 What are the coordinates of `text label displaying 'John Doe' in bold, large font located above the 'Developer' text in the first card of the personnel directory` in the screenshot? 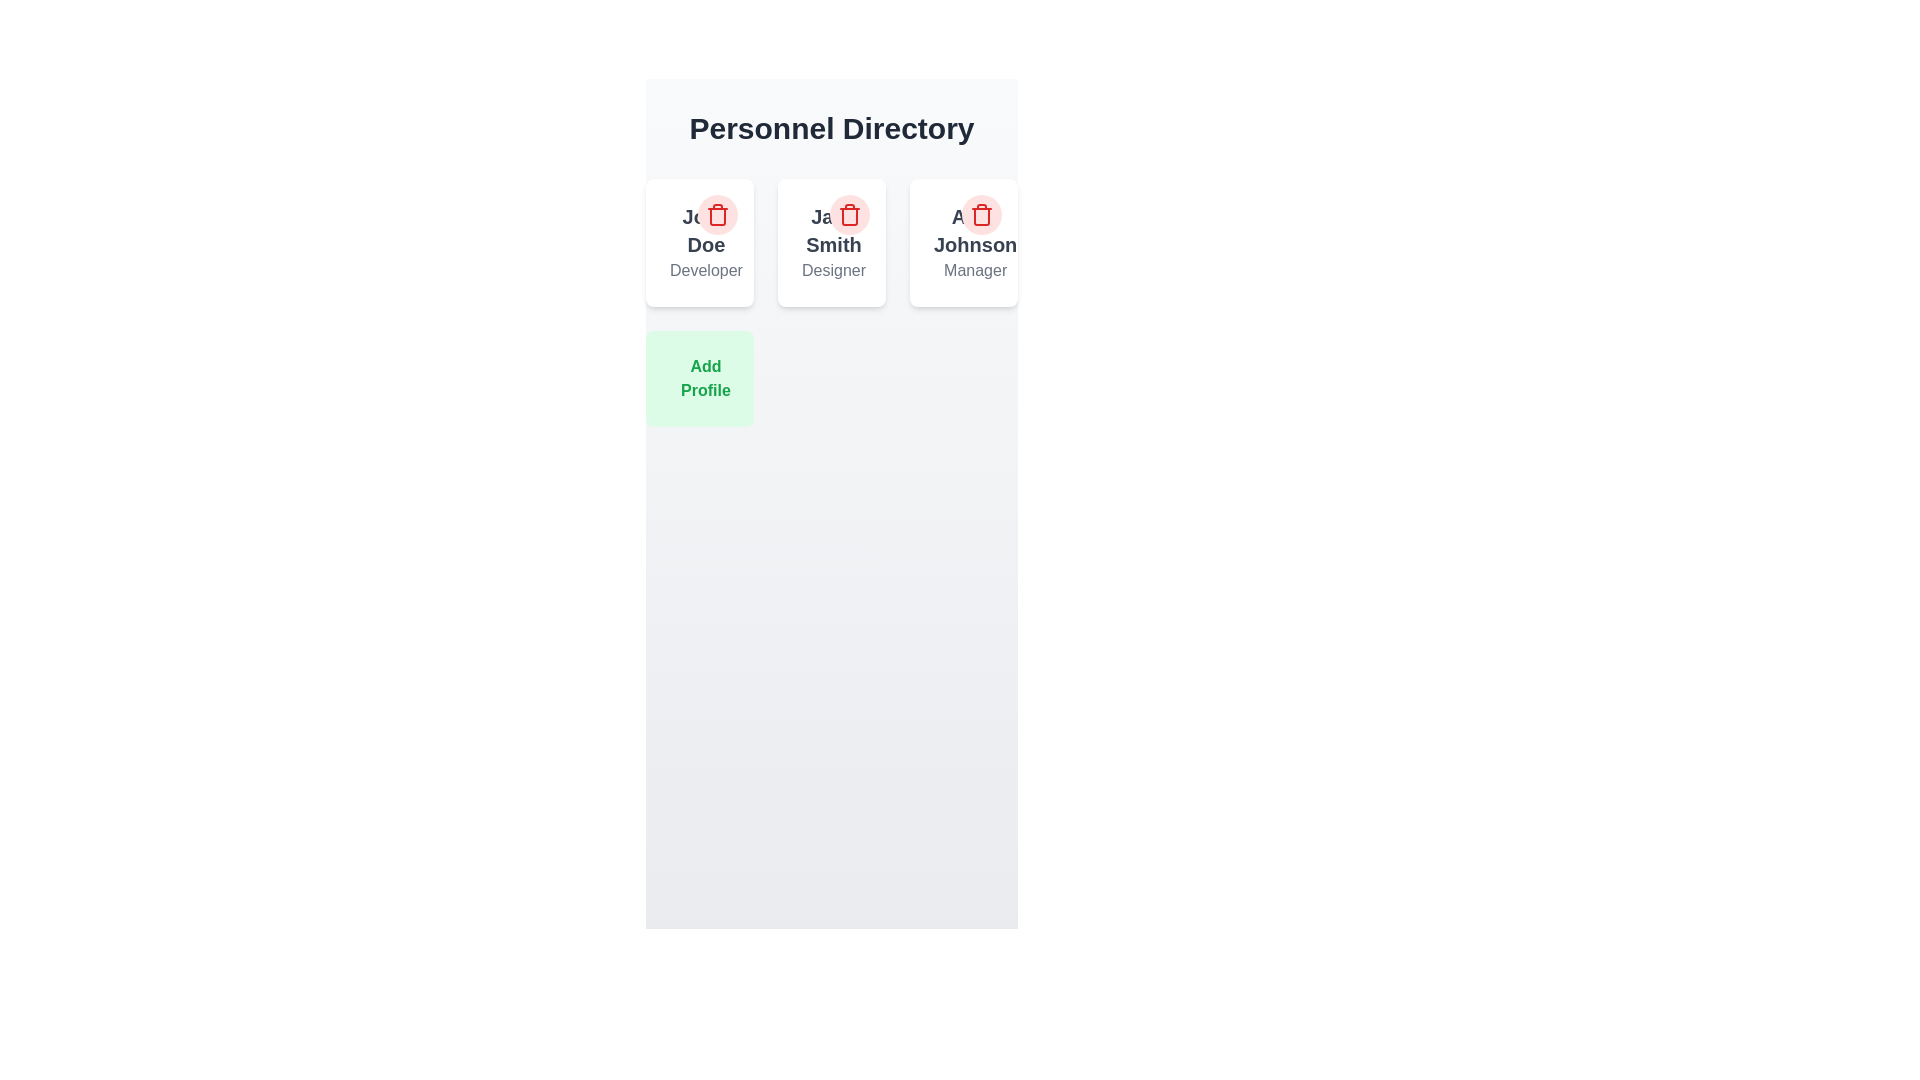 It's located at (706, 230).